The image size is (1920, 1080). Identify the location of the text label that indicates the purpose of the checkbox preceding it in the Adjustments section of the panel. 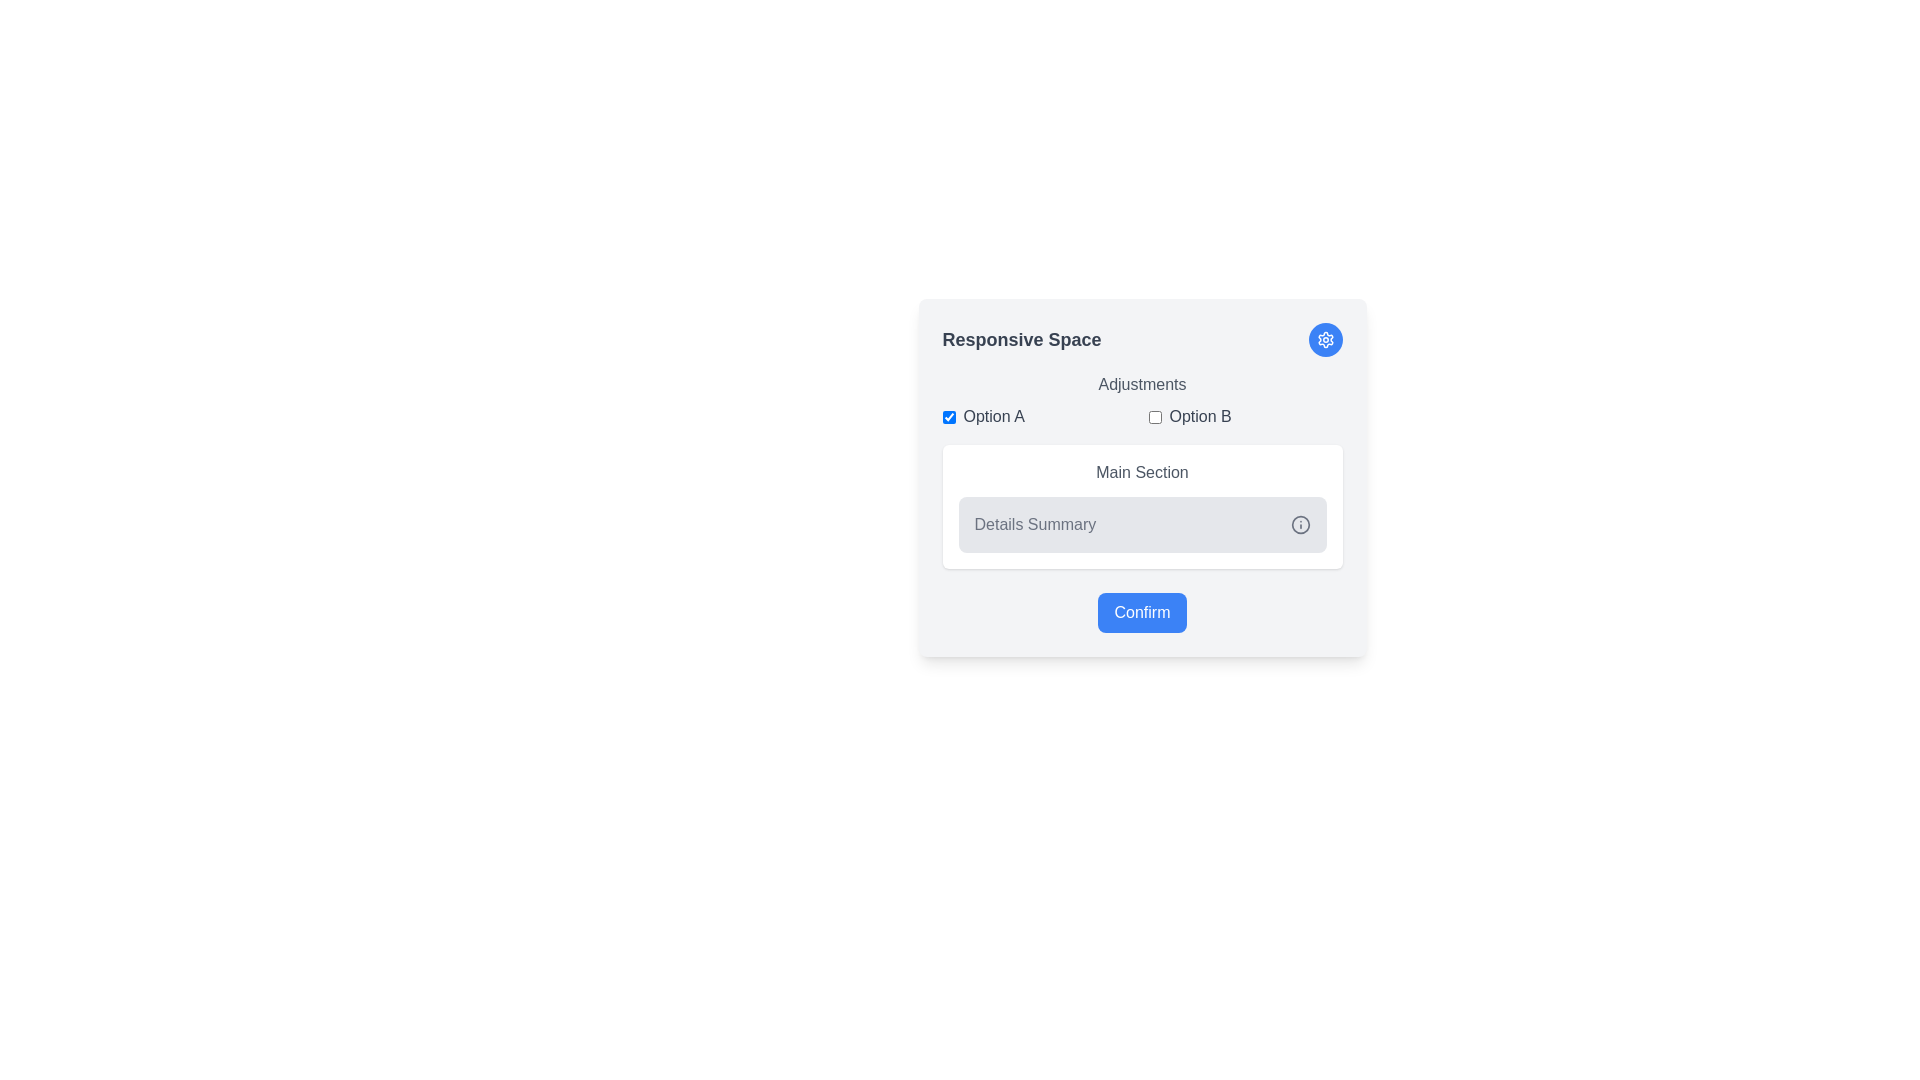
(1200, 415).